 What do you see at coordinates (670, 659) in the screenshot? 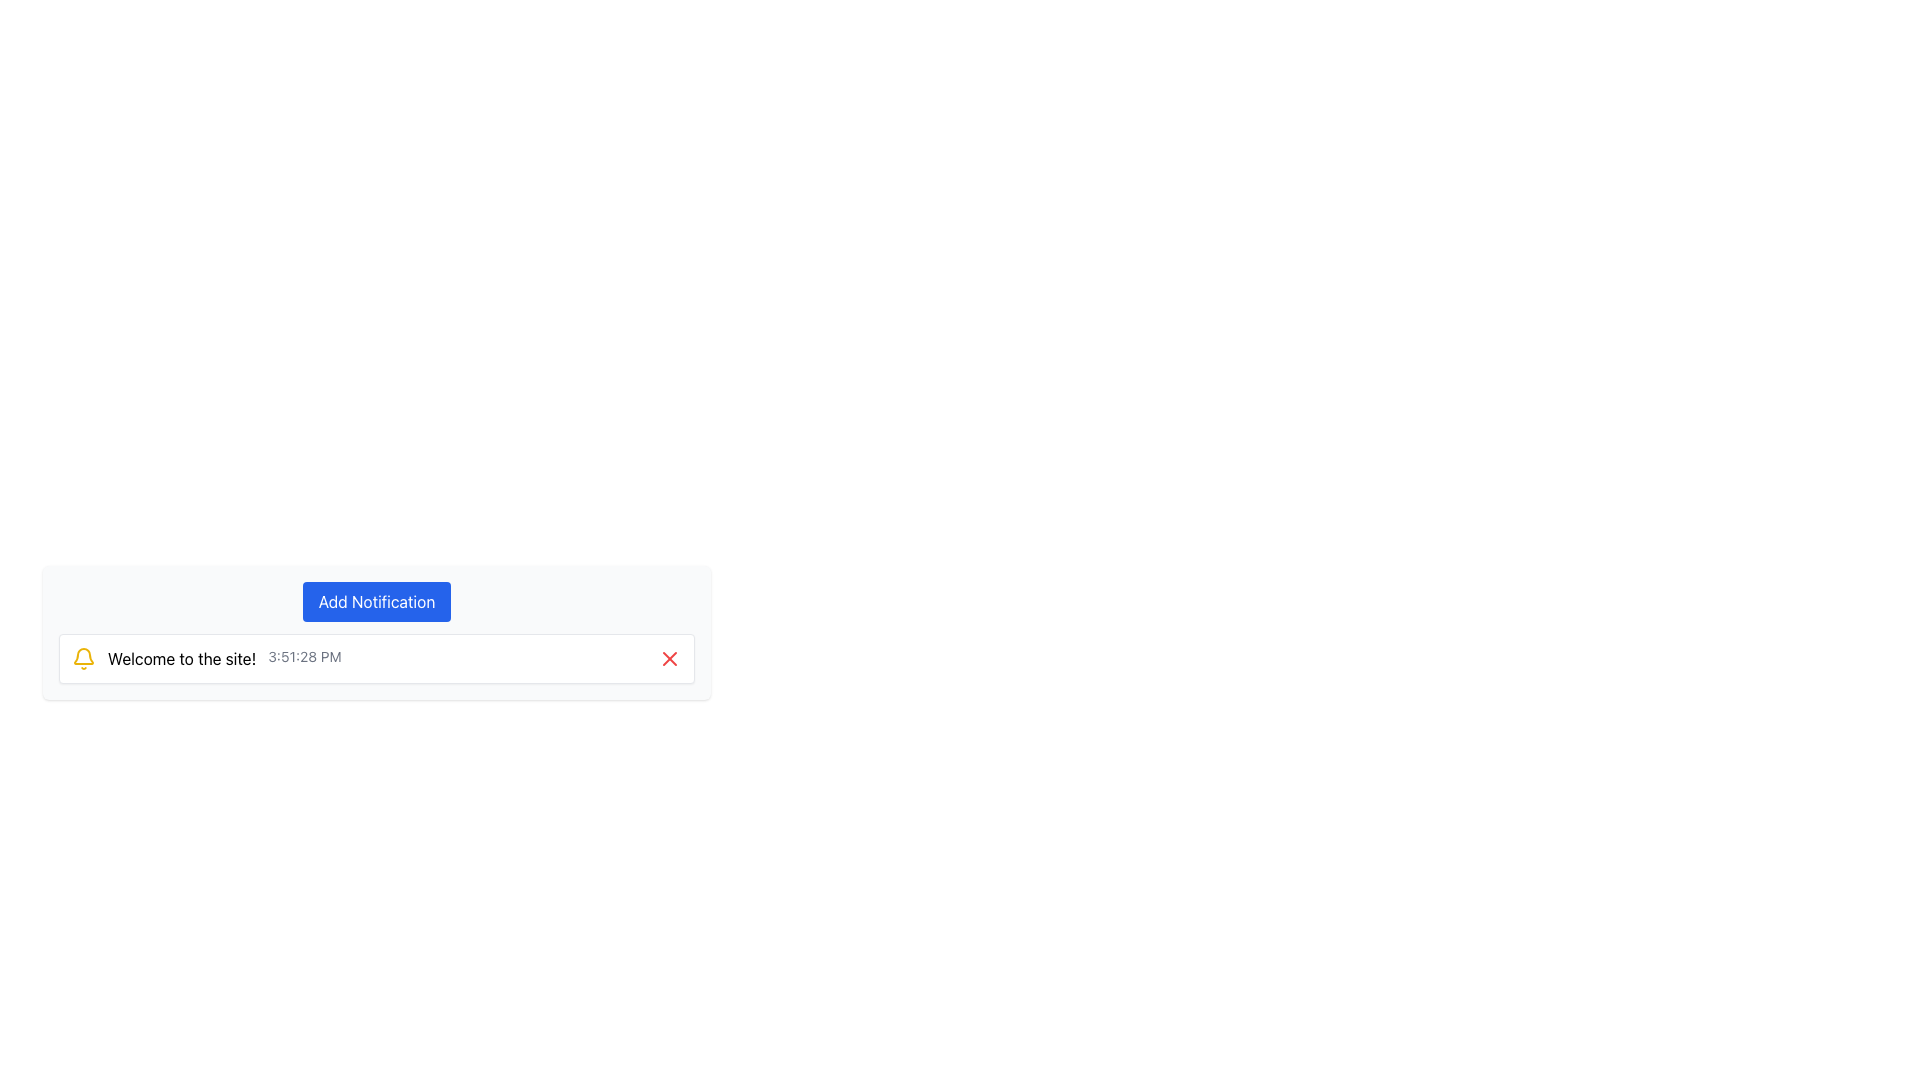
I see `the red 'X' icon located on the right side of the notification message` at bounding box center [670, 659].